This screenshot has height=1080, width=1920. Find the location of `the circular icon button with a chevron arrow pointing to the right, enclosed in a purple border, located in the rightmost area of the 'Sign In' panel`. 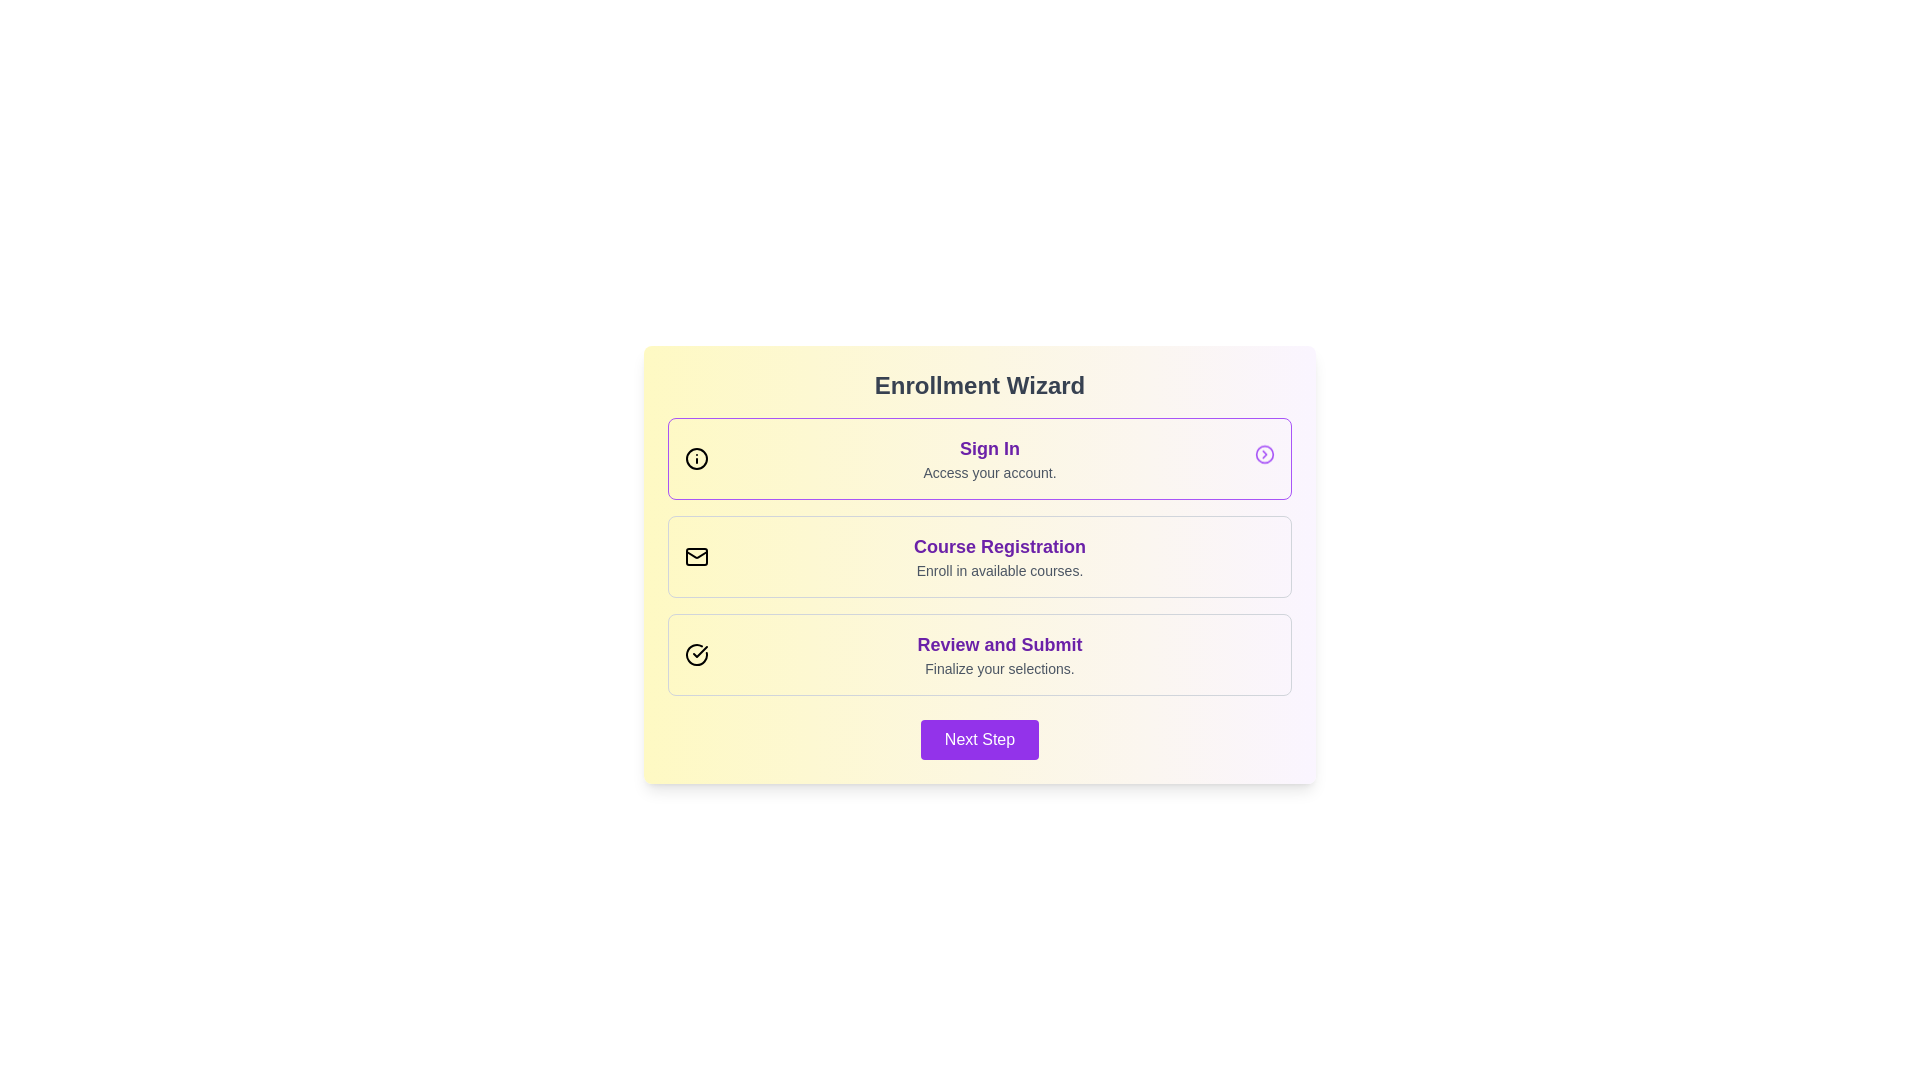

the circular icon button with a chevron arrow pointing to the right, enclosed in a purple border, located in the rightmost area of the 'Sign In' panel is located at coordinates (1264, 456).